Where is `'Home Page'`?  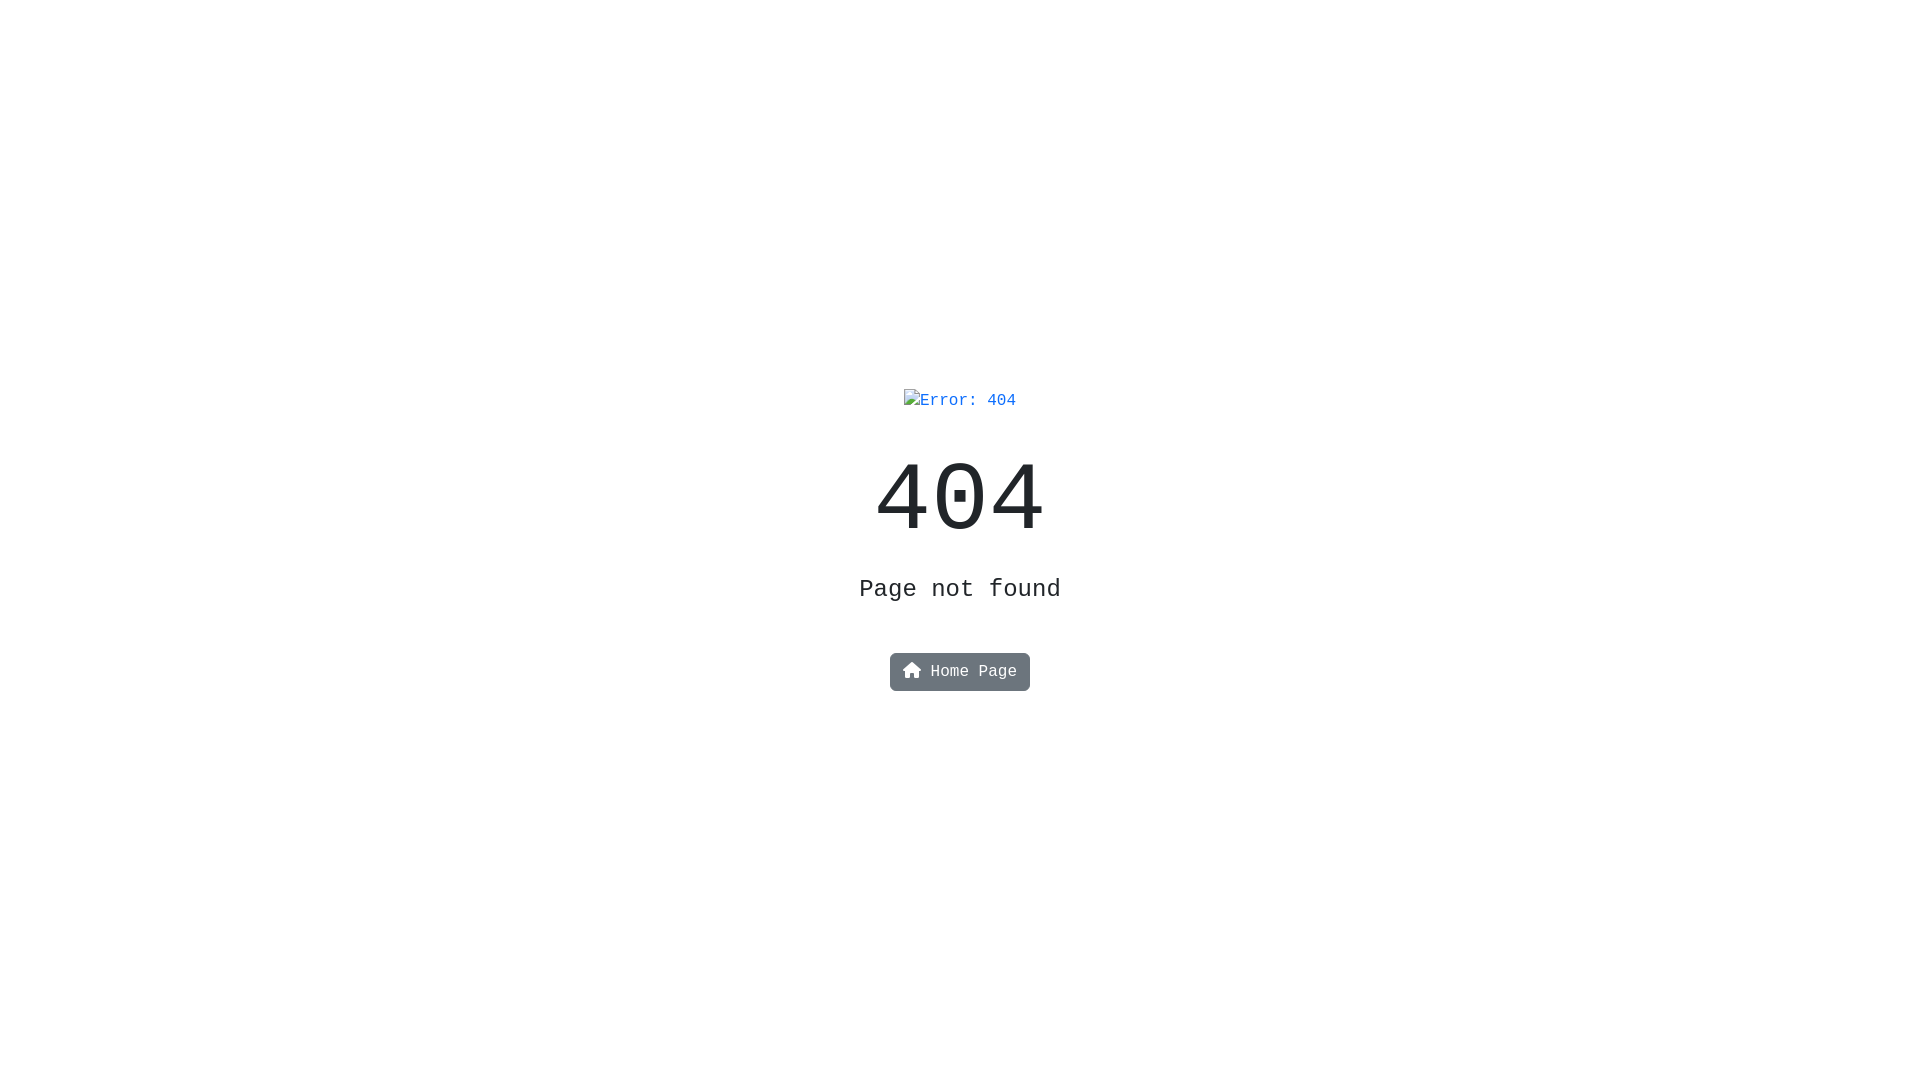 'Home Page' is located at coordinates (960, 671).